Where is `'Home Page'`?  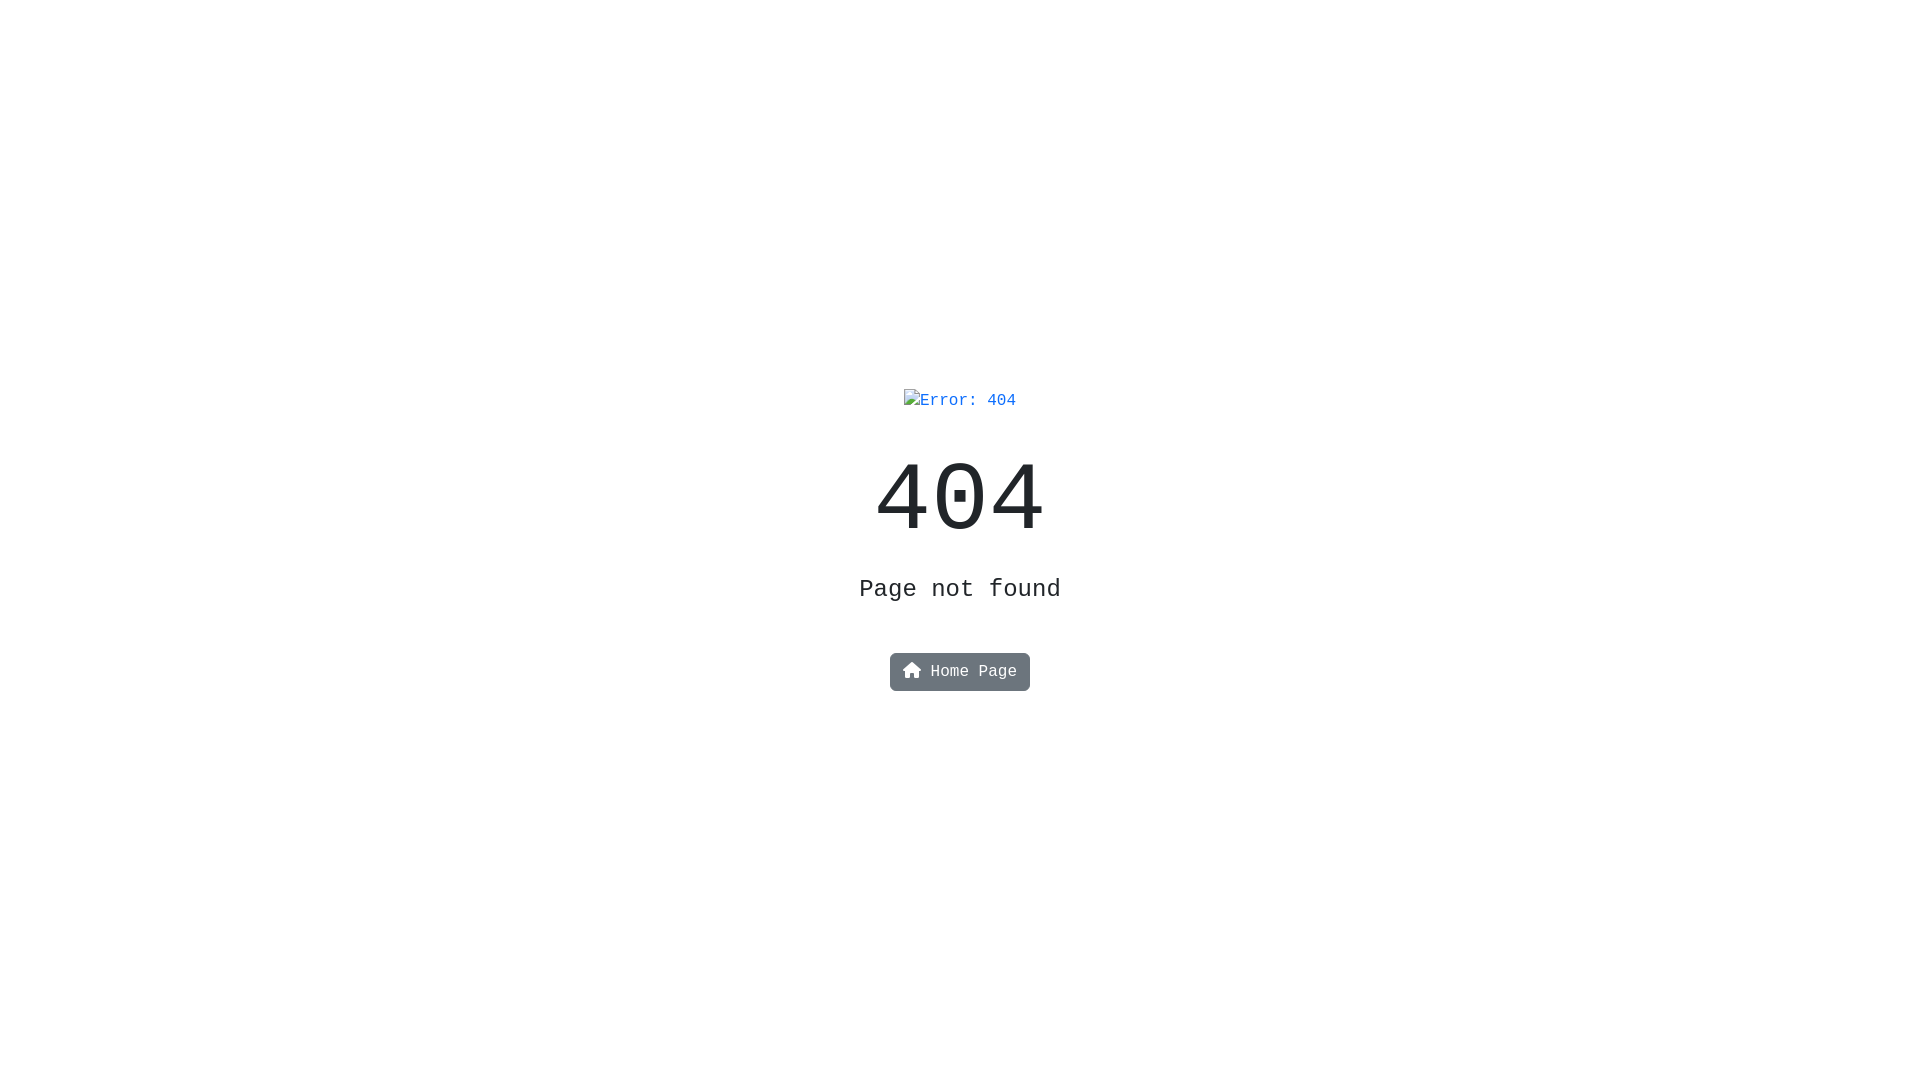 'Home Page' is located at coordinates (960, 671).